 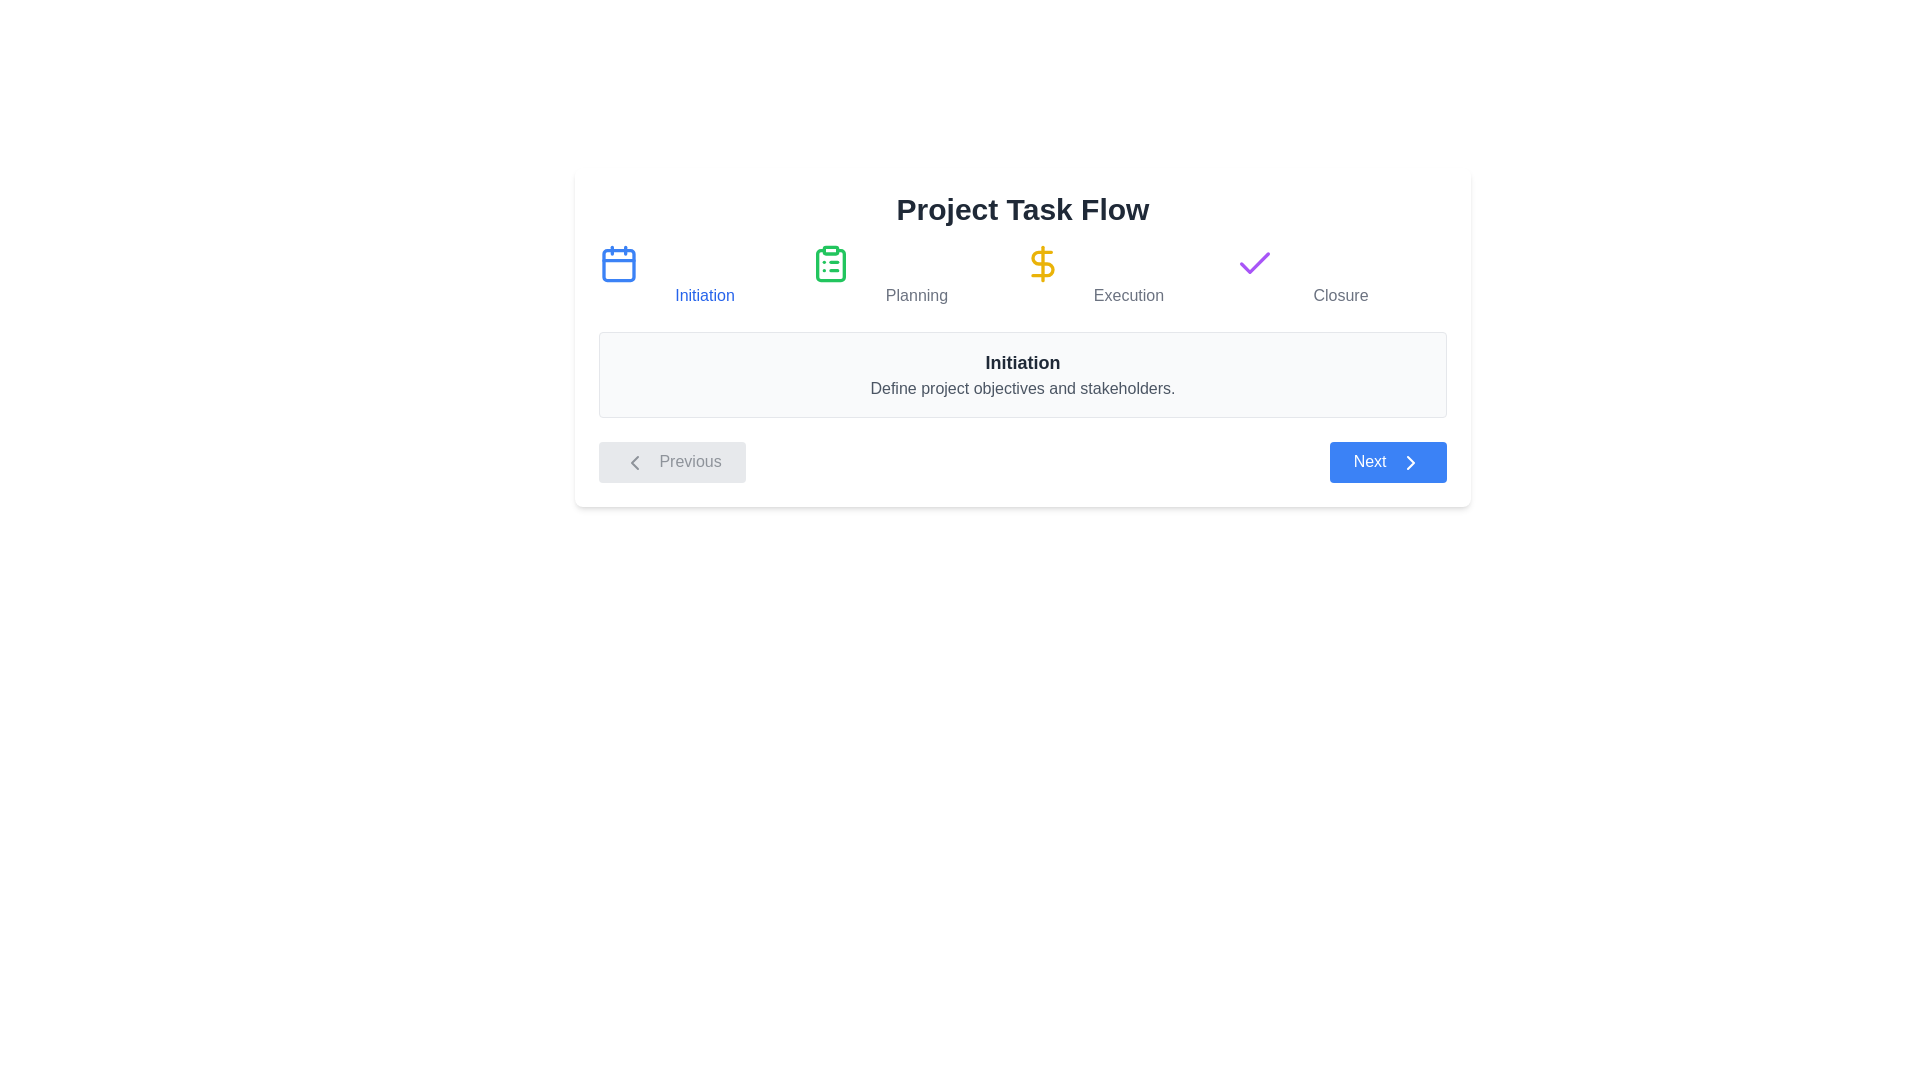 I want to click on the 'Planning' icon located in the navigation bar under 'Project Task Flow', so click(x=830, y=262).